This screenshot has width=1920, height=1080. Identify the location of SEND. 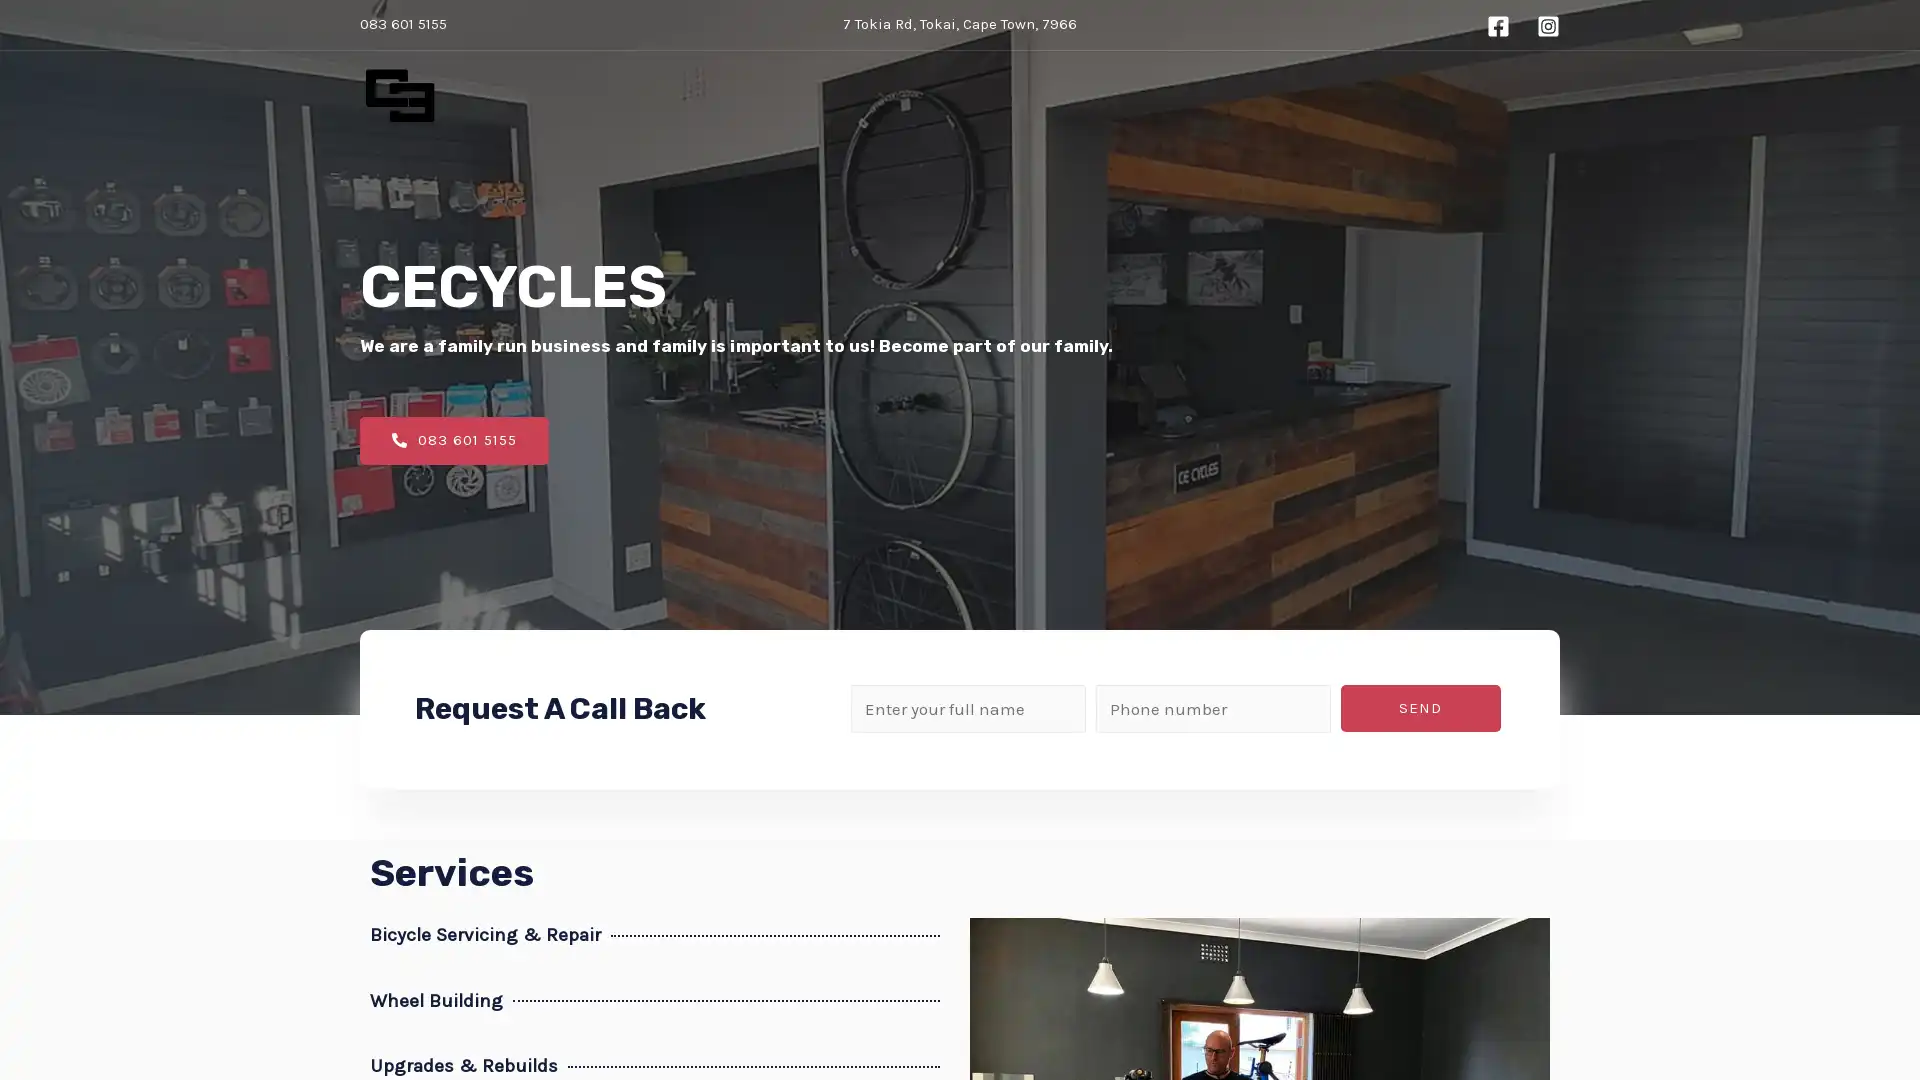
(1419, 707).